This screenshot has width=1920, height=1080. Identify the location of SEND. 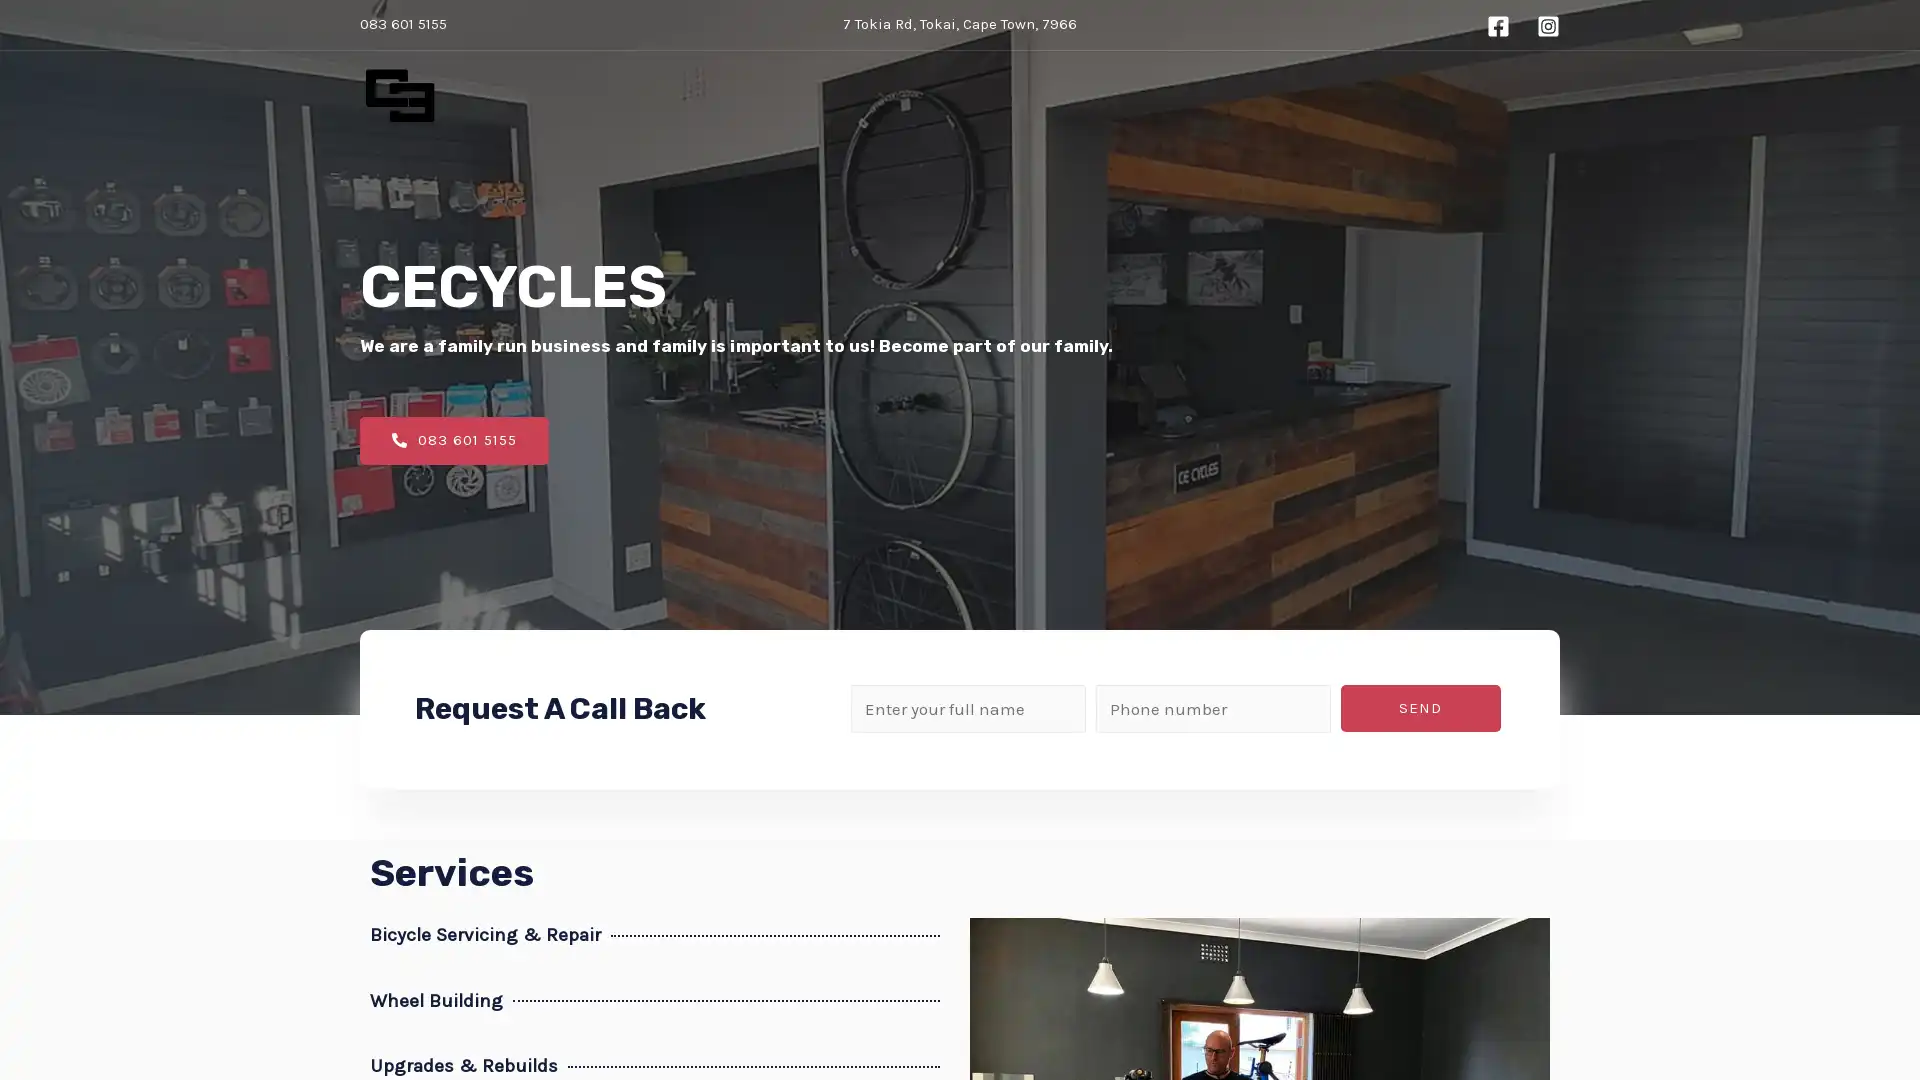
(1419, 707).